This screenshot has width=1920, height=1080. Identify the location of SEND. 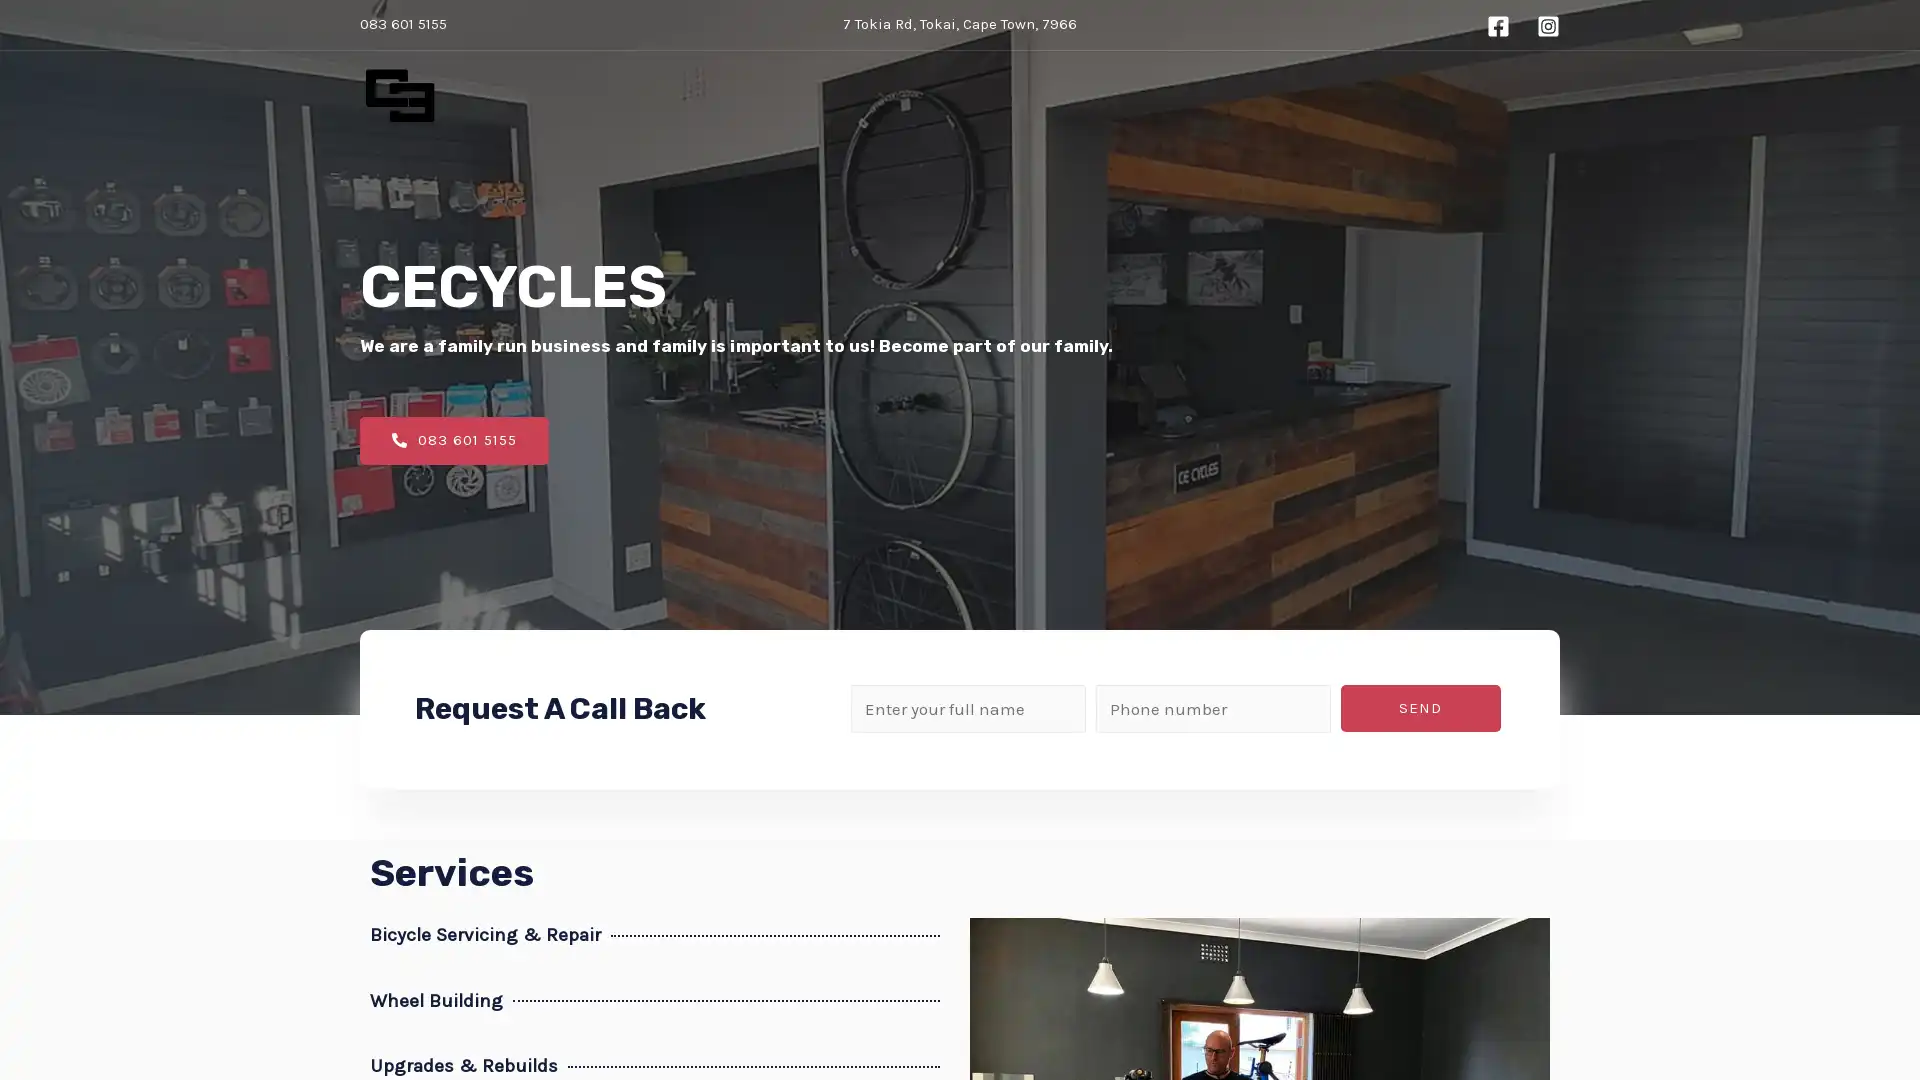
(1419, 707).